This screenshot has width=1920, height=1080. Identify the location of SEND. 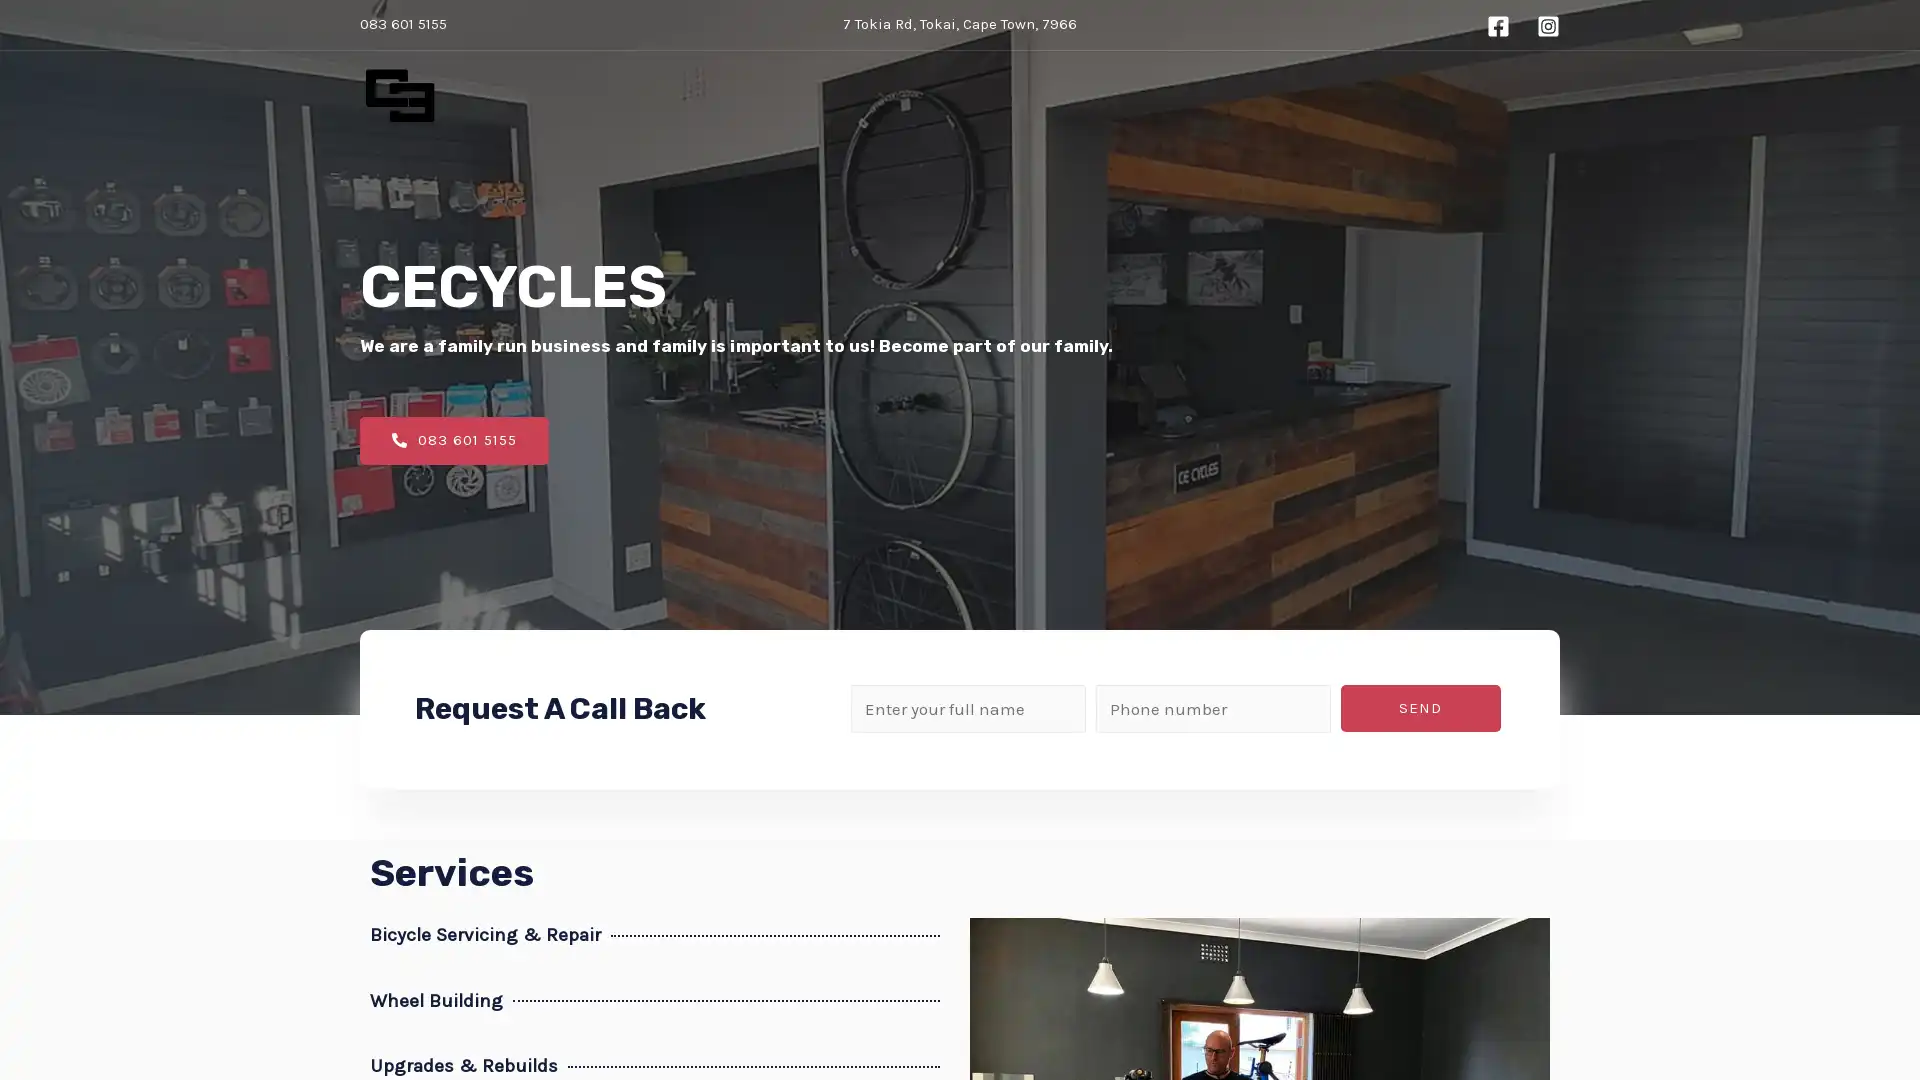
(1419, 707).